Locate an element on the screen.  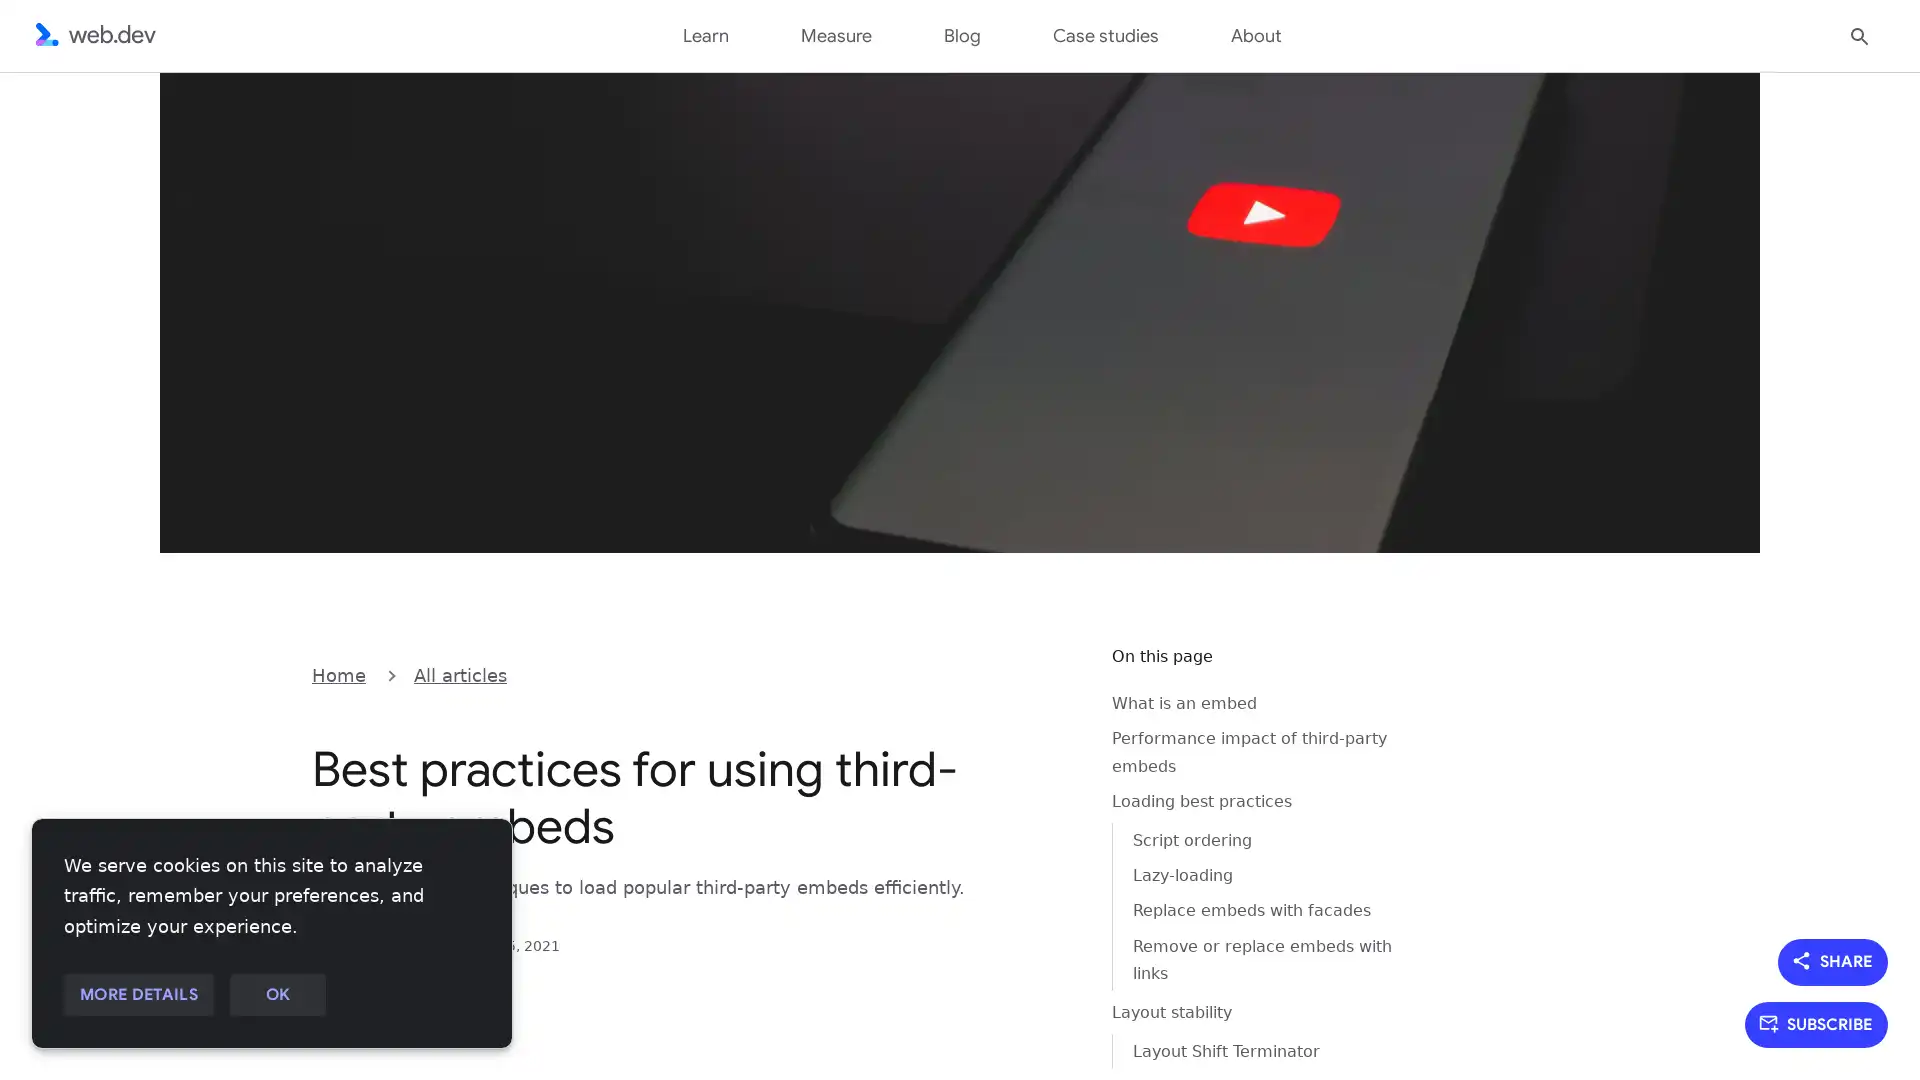
Open search is located at coordinates (1859, 34).